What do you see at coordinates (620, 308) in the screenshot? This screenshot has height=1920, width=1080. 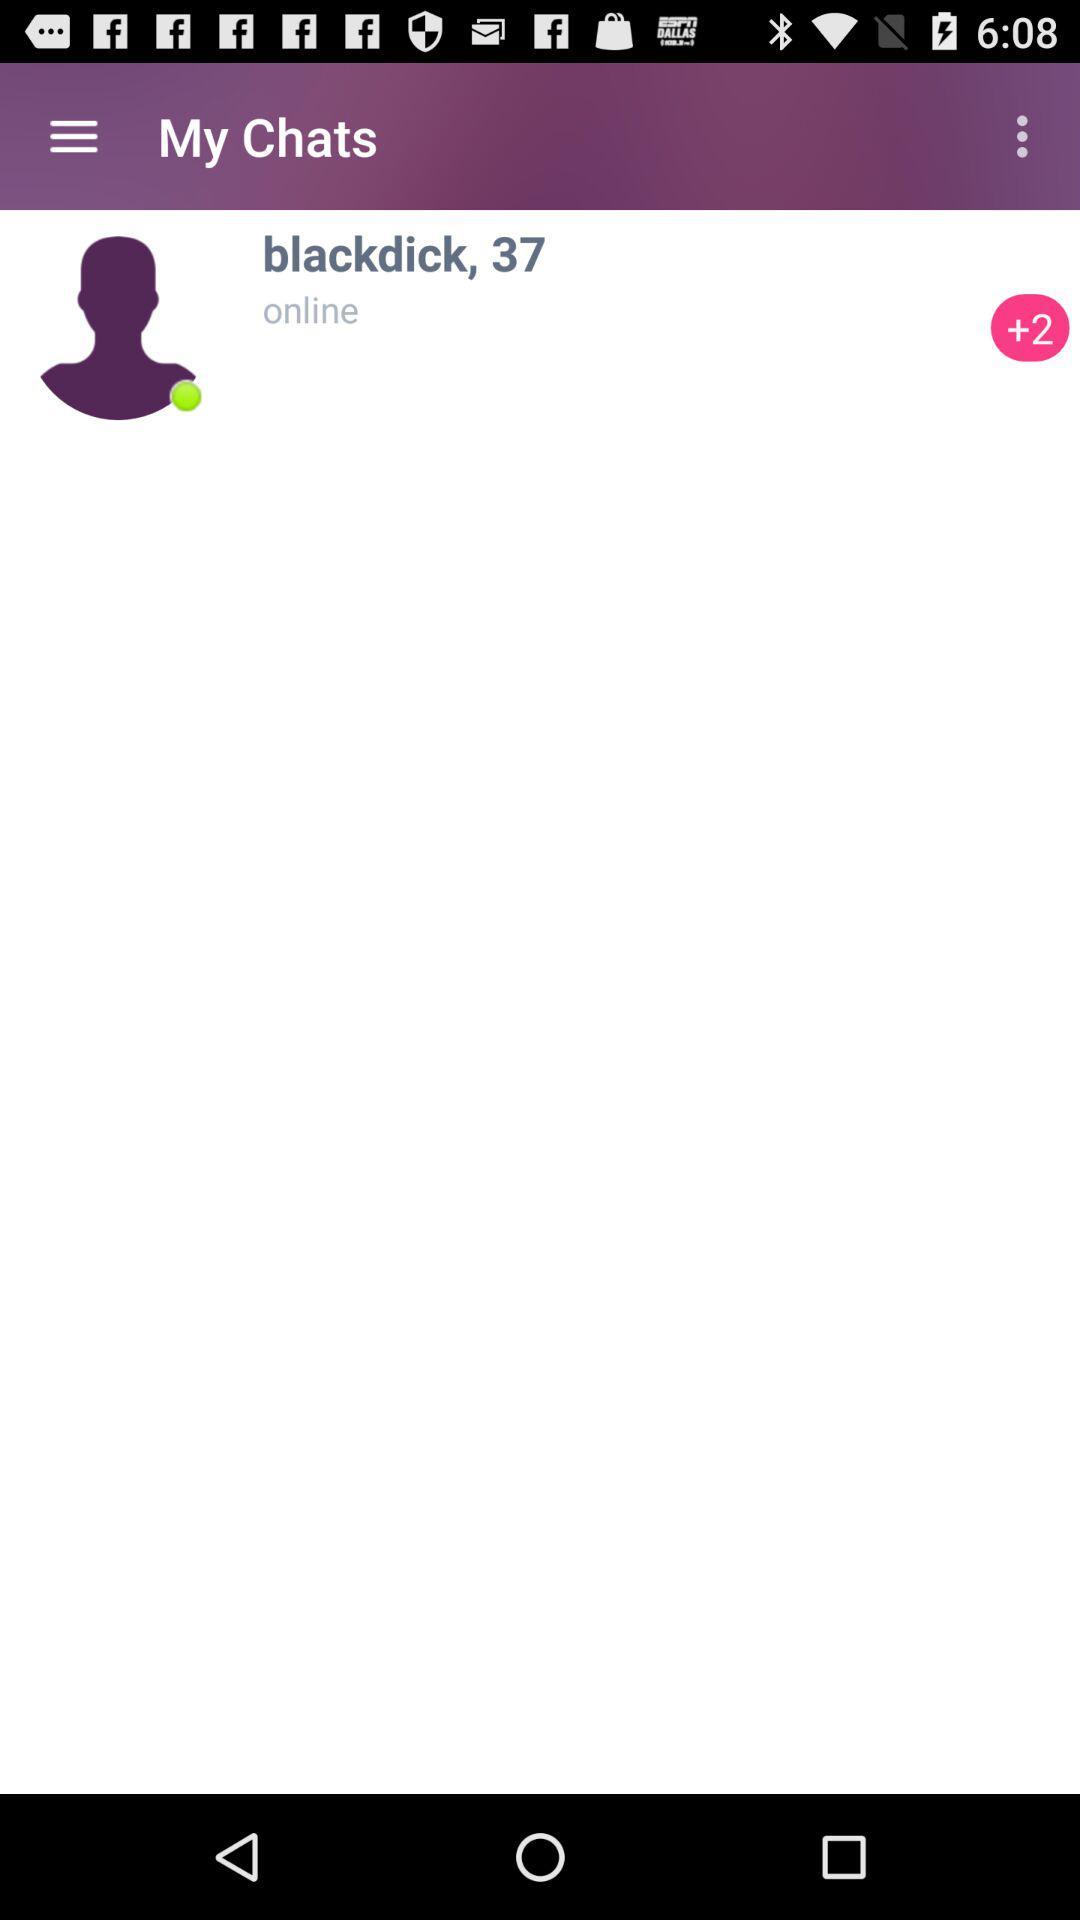 I see `the online item` at bounding box center [620, 308].